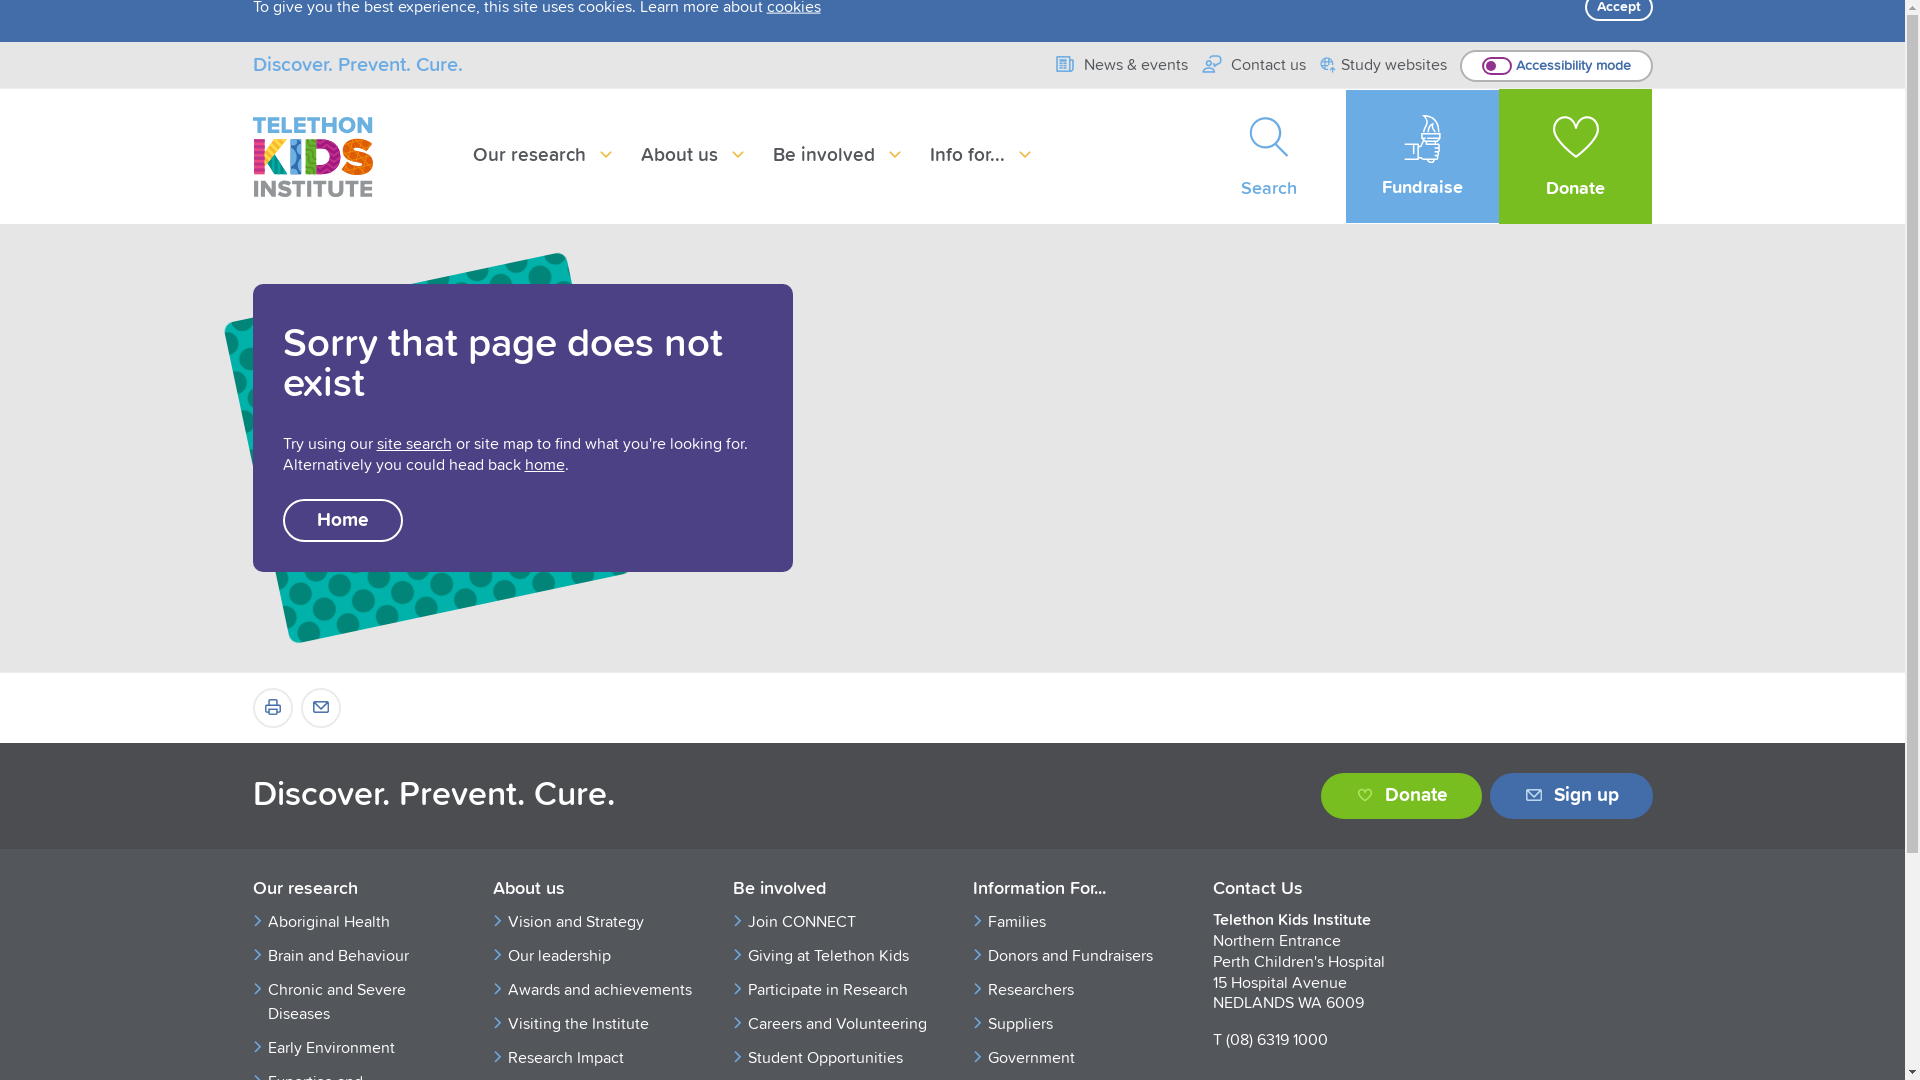 Image resolution: width=1920 pixels, height=1080 pixels. Describe the element at coordinates (771, 154) in the screenshot. I see `'Be involved'` at that location.